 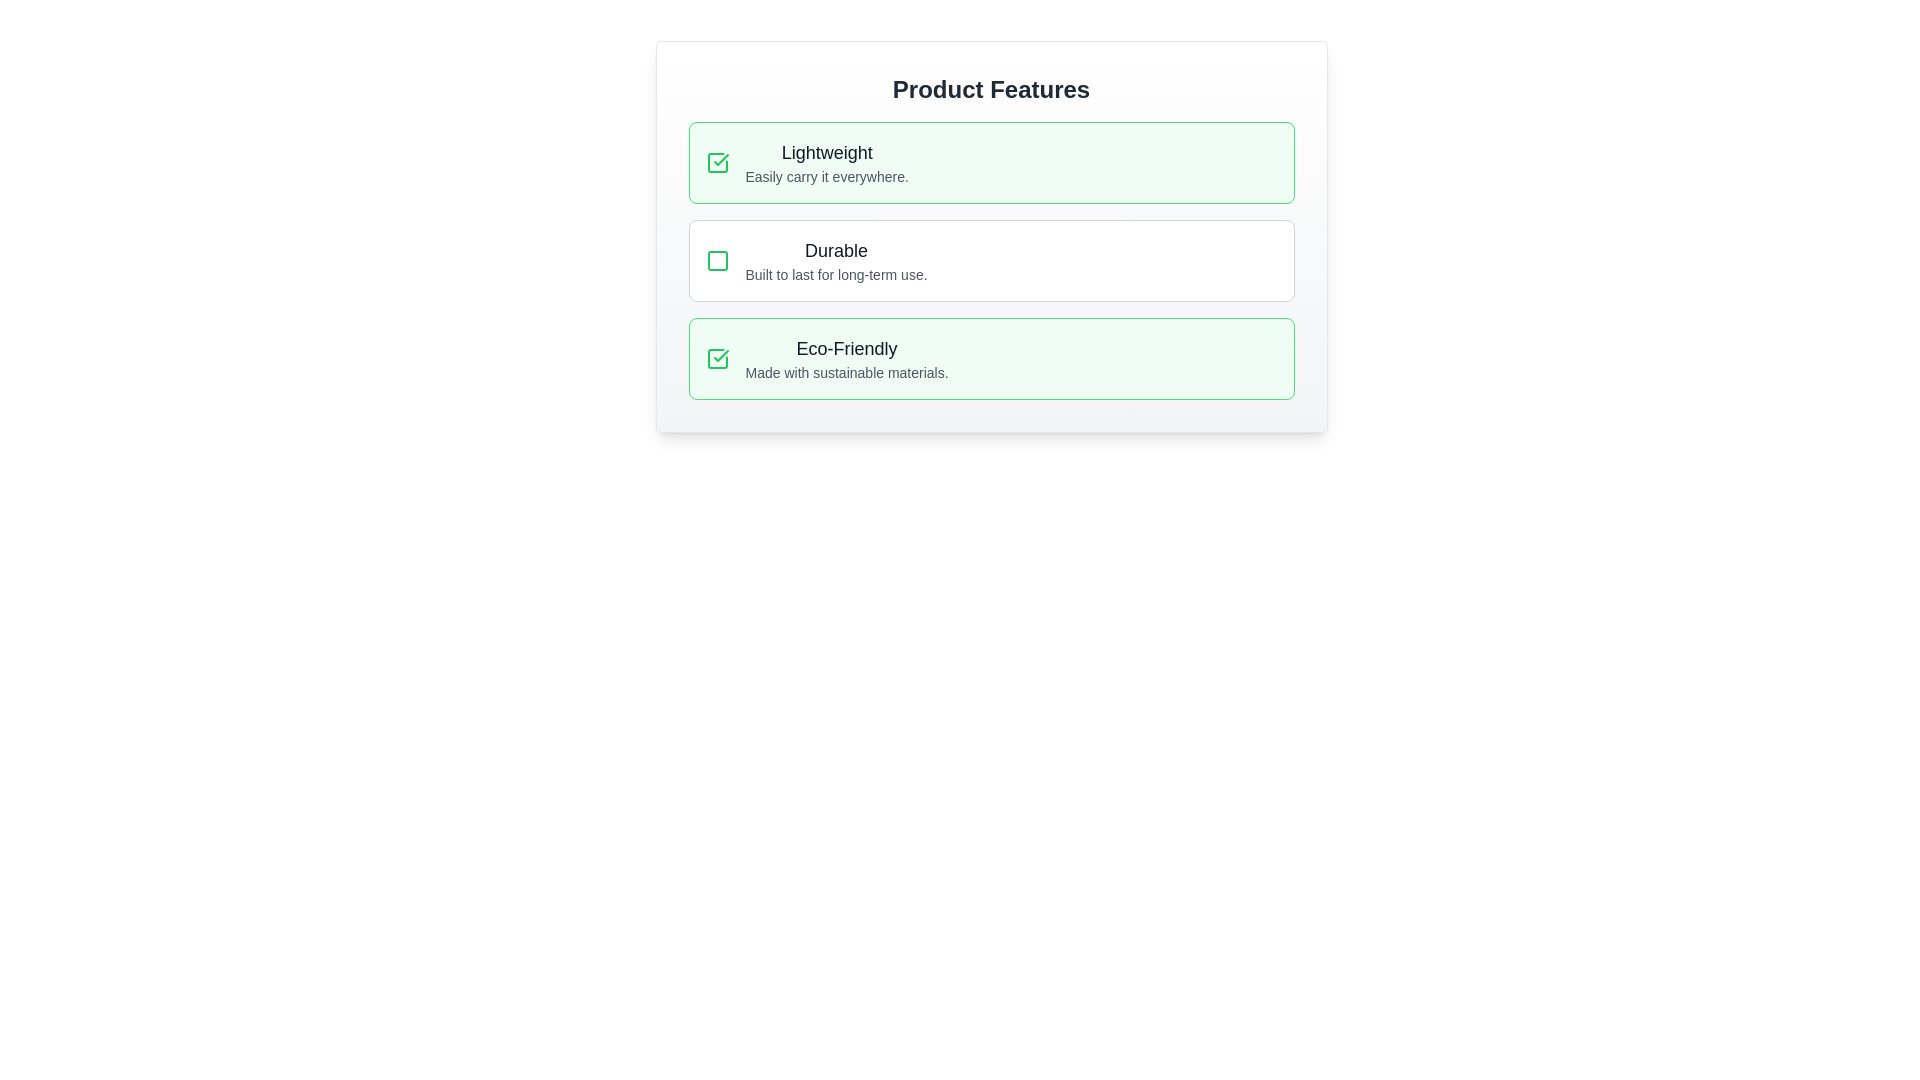 I want to click on text of the Text Label located at the top of the first feature block under the 'Product Features' section, so click(x=827, y=152).